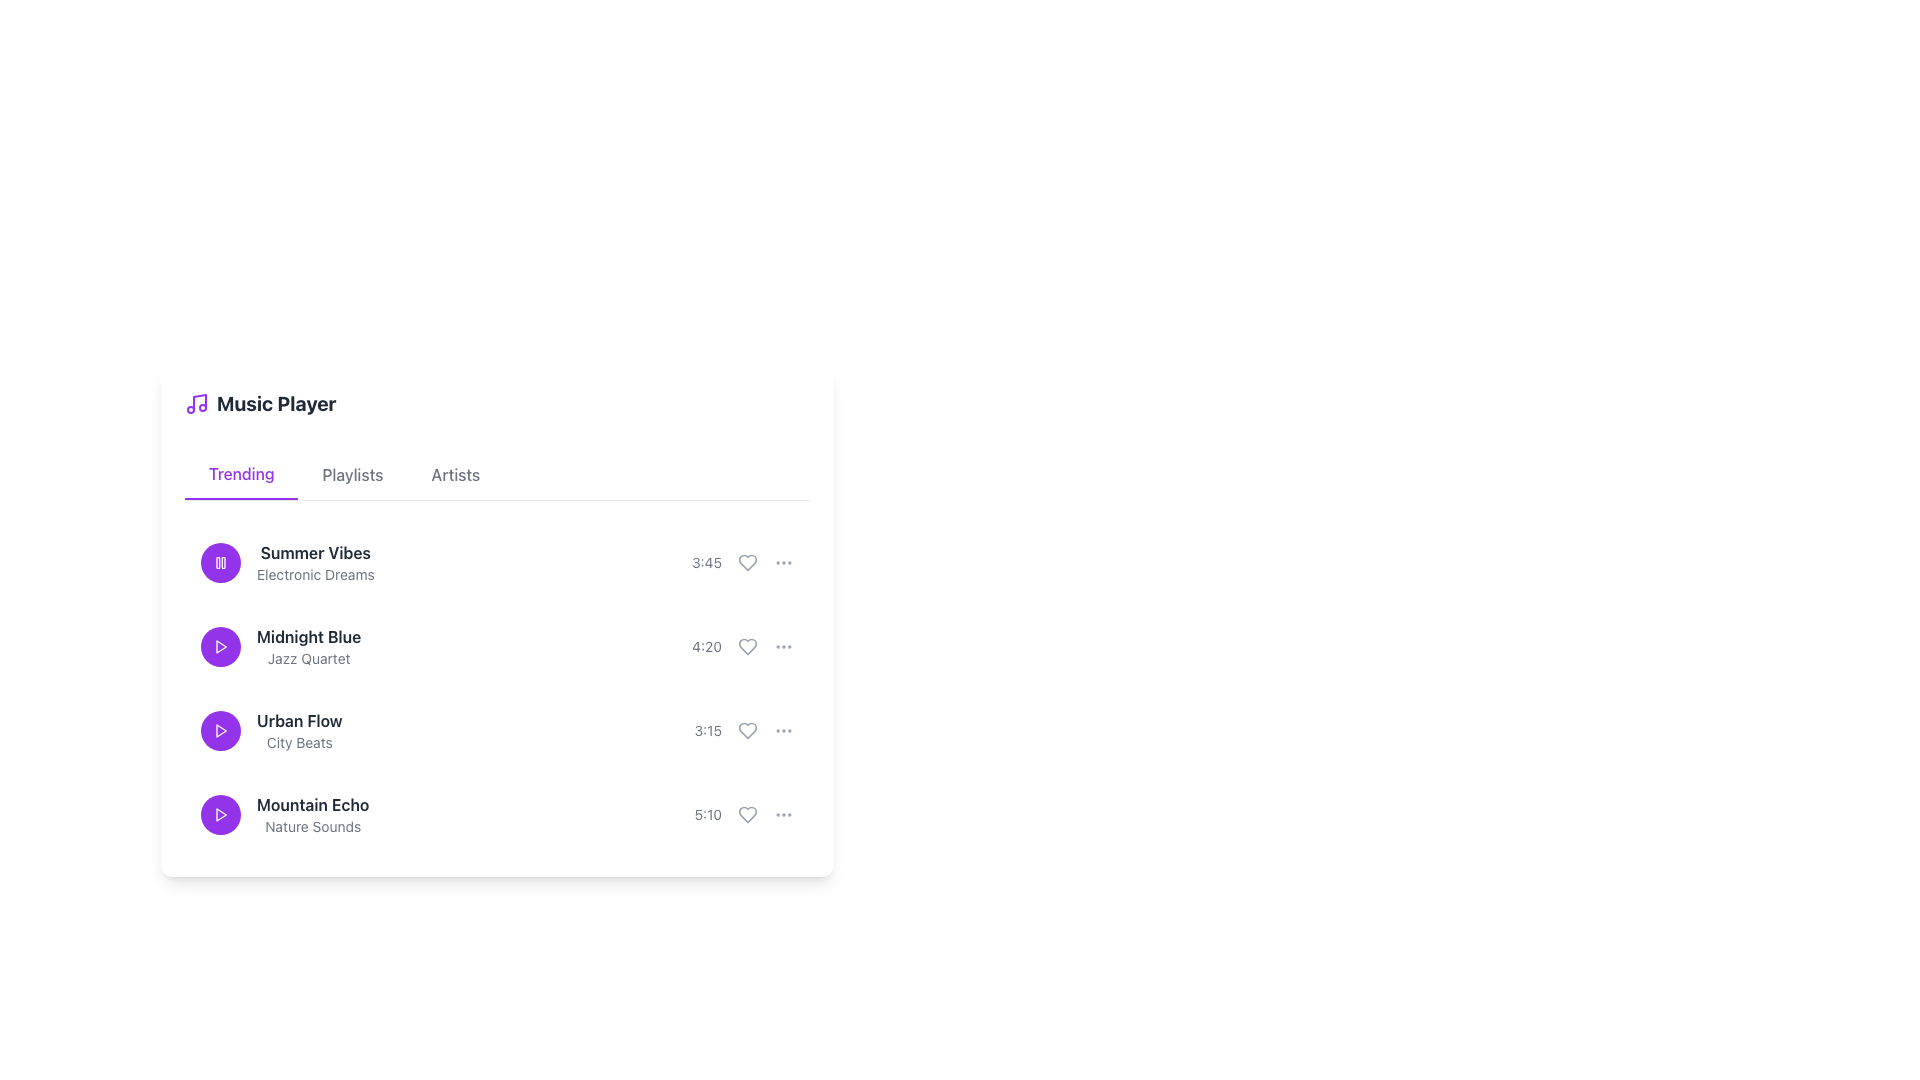  I want to click on the duration label located in the bottommost row of the 'Trending' tab, which is the leftmost component in the fourth row's interactive section, so click(708, 814).